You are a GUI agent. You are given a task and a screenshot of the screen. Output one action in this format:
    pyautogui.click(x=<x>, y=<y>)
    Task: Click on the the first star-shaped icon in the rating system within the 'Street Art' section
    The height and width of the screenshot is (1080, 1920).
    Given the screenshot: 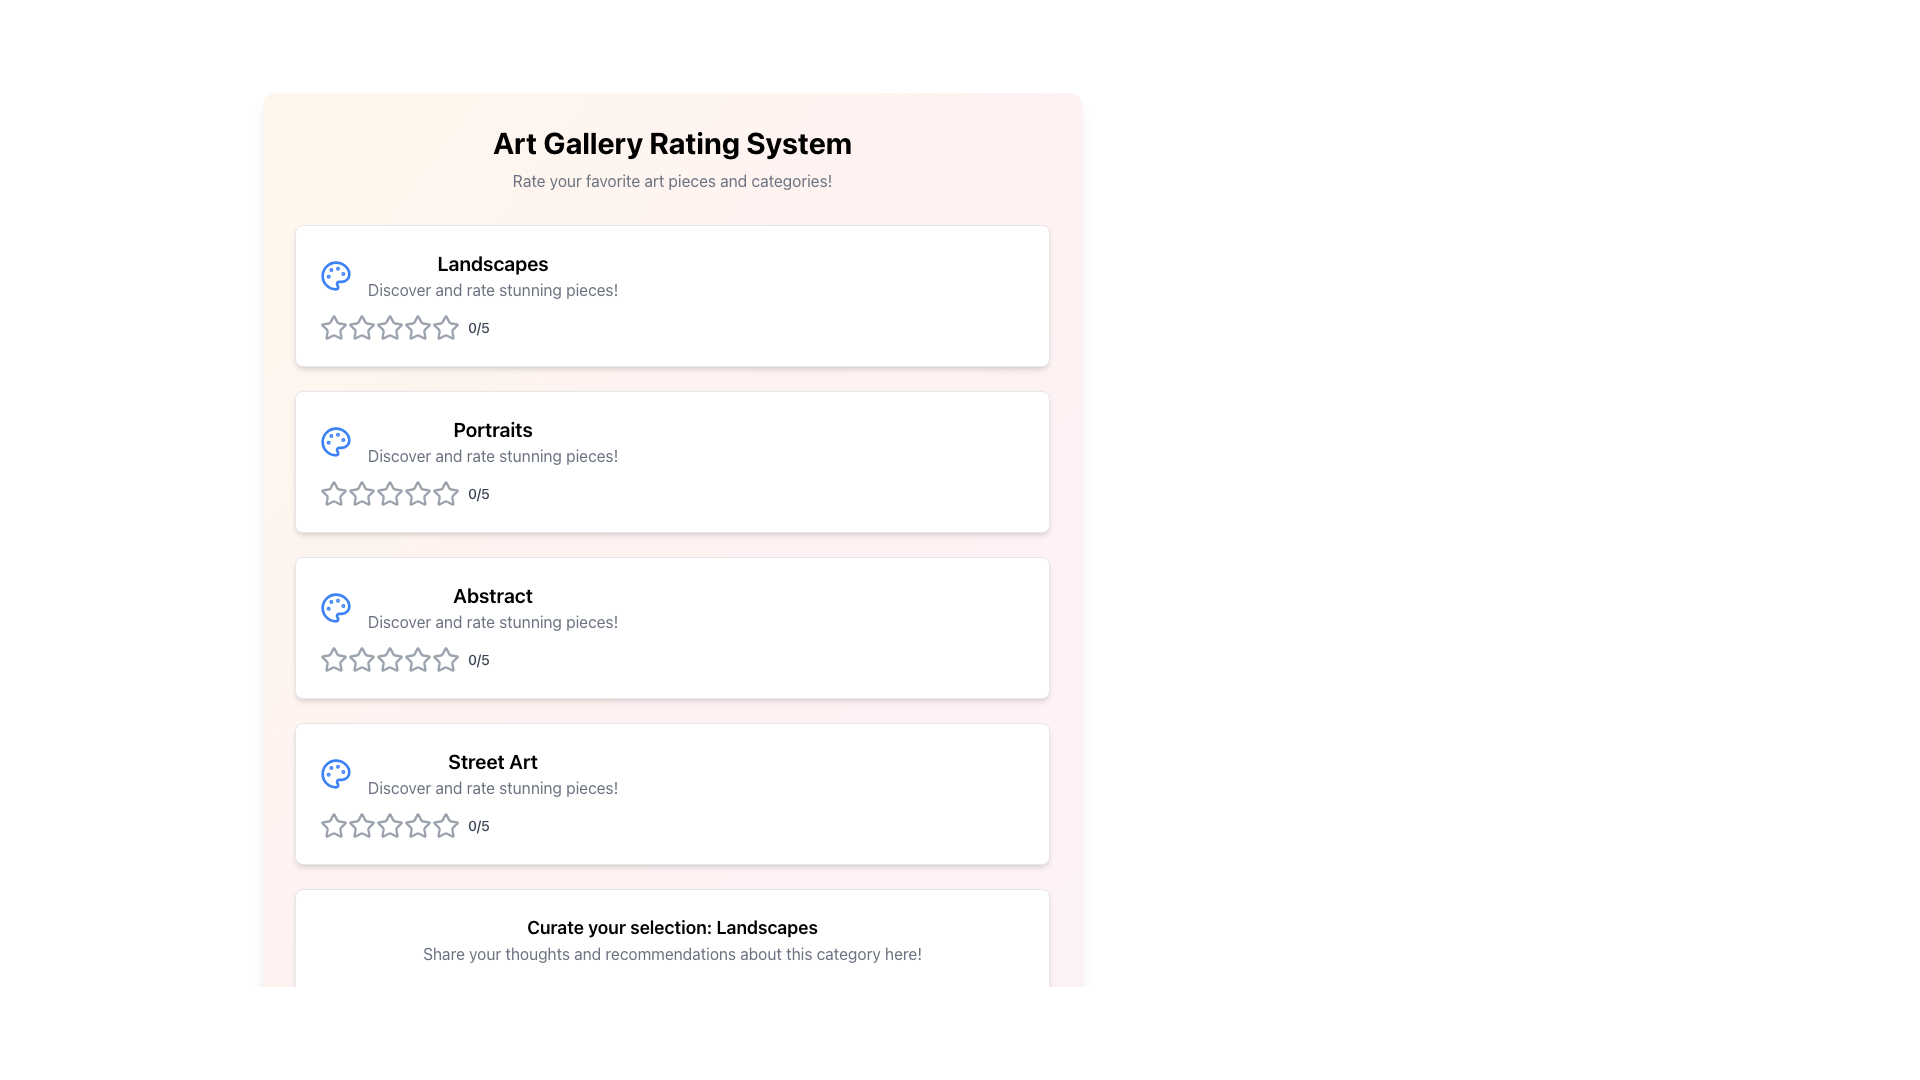 What is the action you would take?
    pyautogui.click(x=361, y=825)
    